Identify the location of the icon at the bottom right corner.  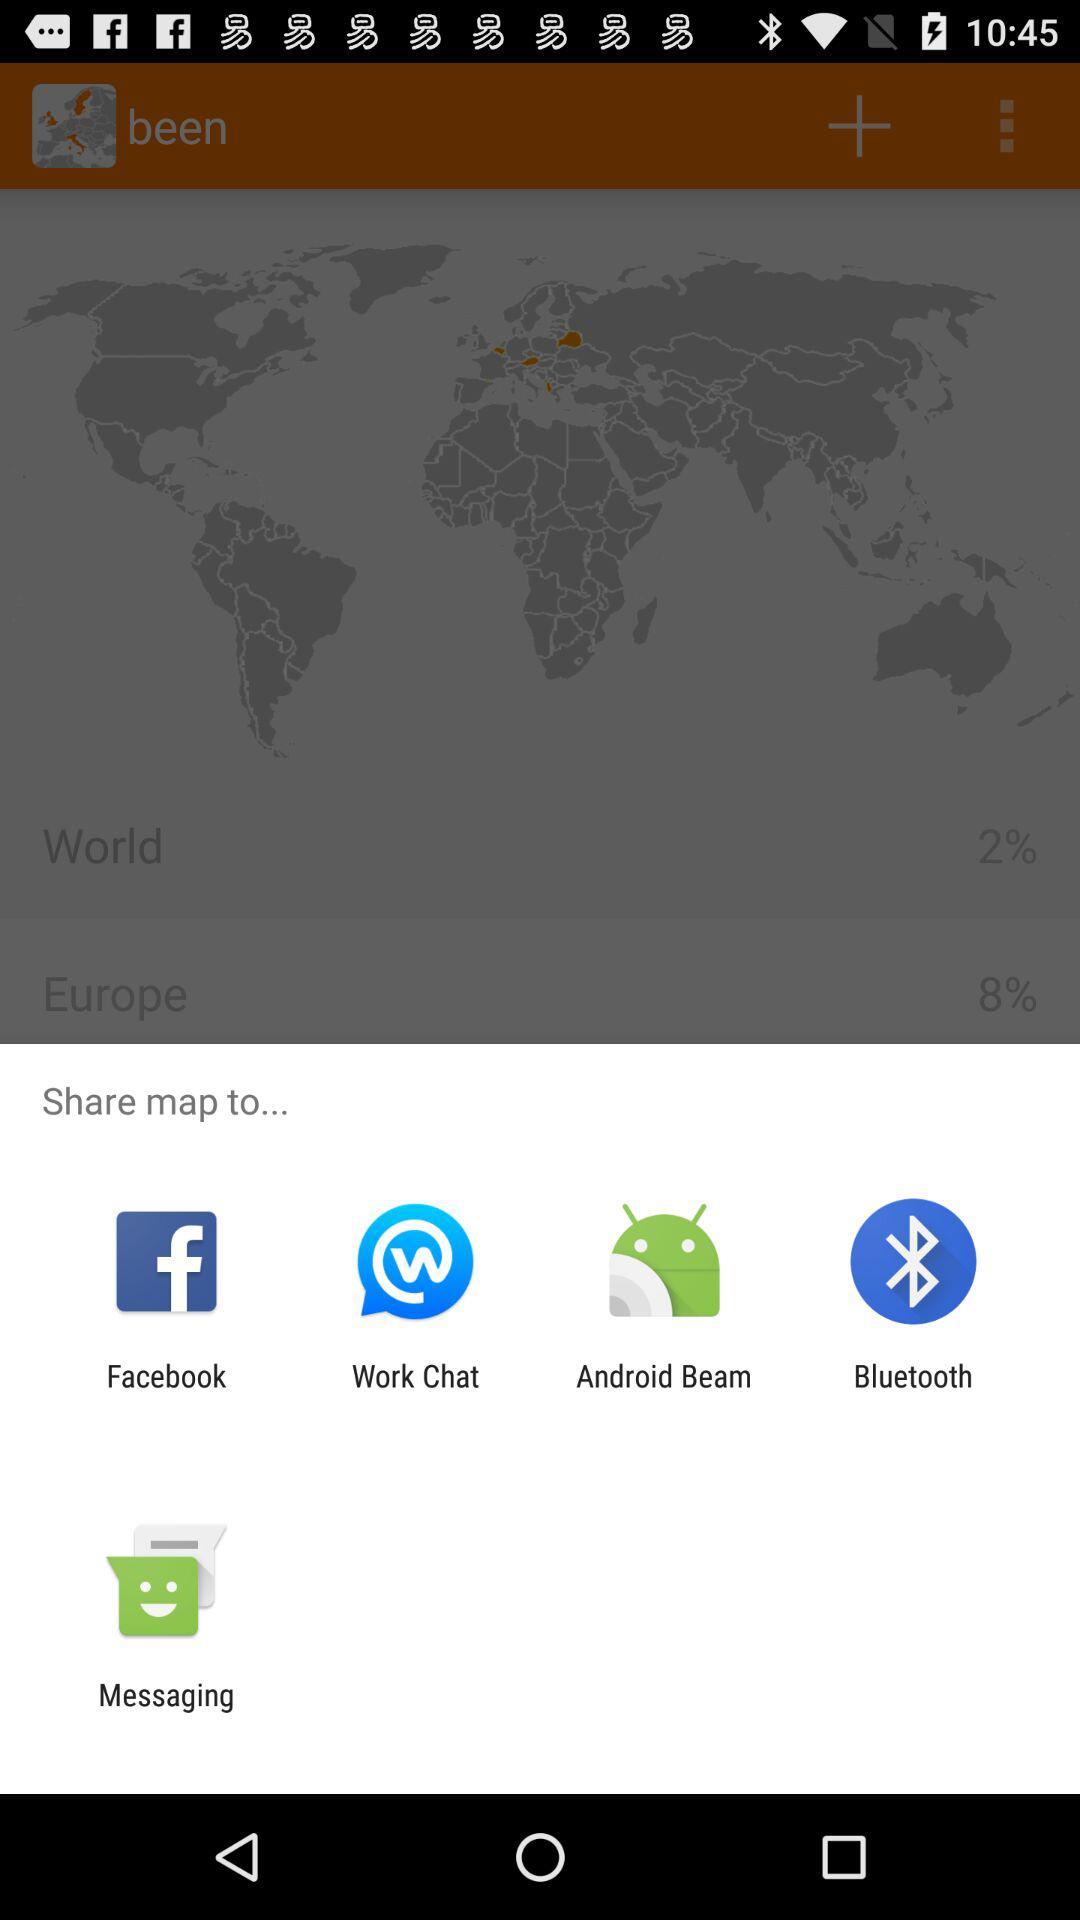
(913, 1392).